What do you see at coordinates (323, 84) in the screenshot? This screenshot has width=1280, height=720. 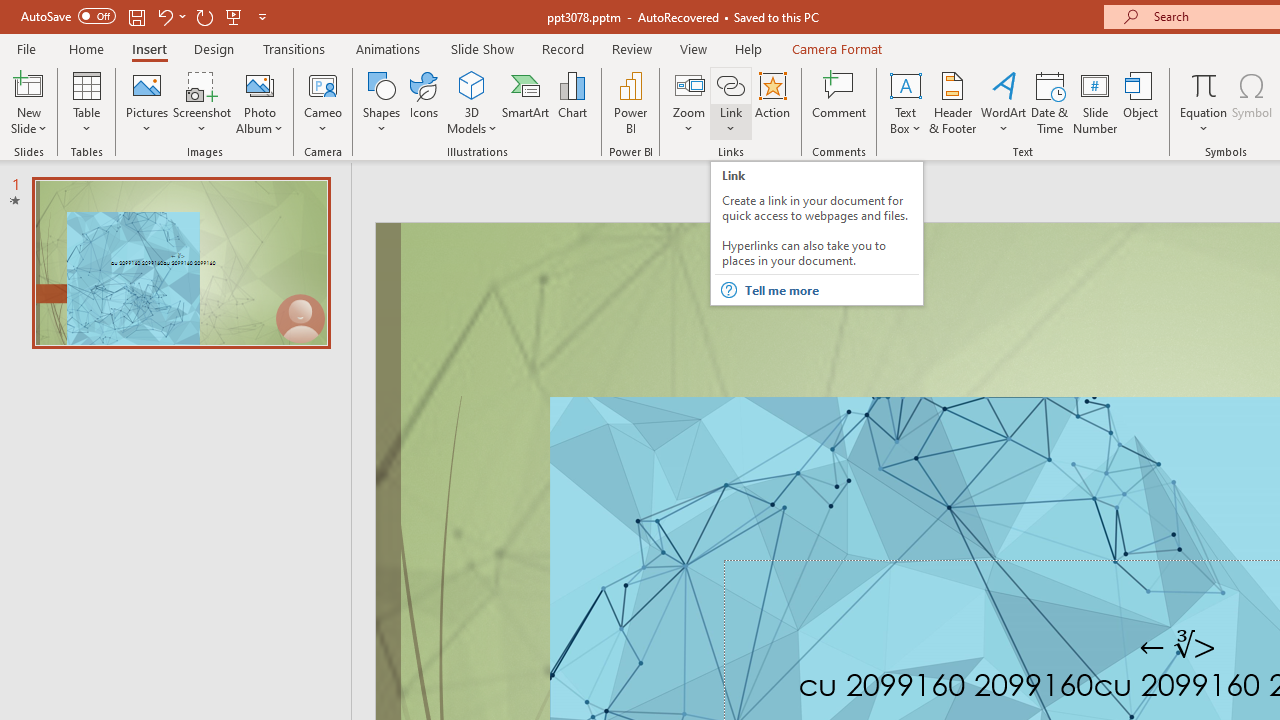 I see `'Cameo'` at bounding box center [323, 84].